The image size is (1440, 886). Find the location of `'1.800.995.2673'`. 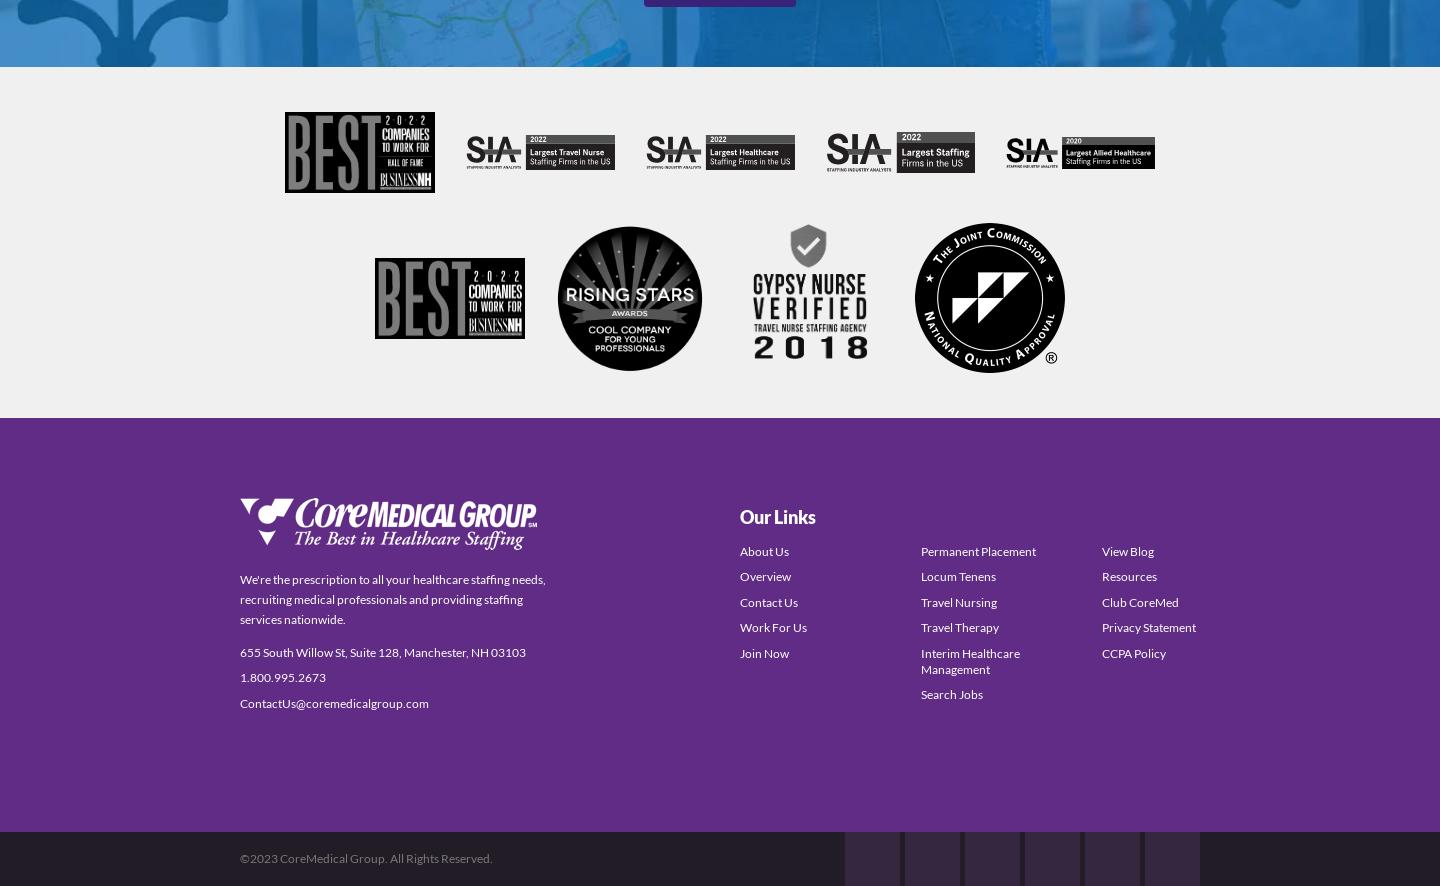

'1.800.995.2673' is located at coordinates (281, 676).